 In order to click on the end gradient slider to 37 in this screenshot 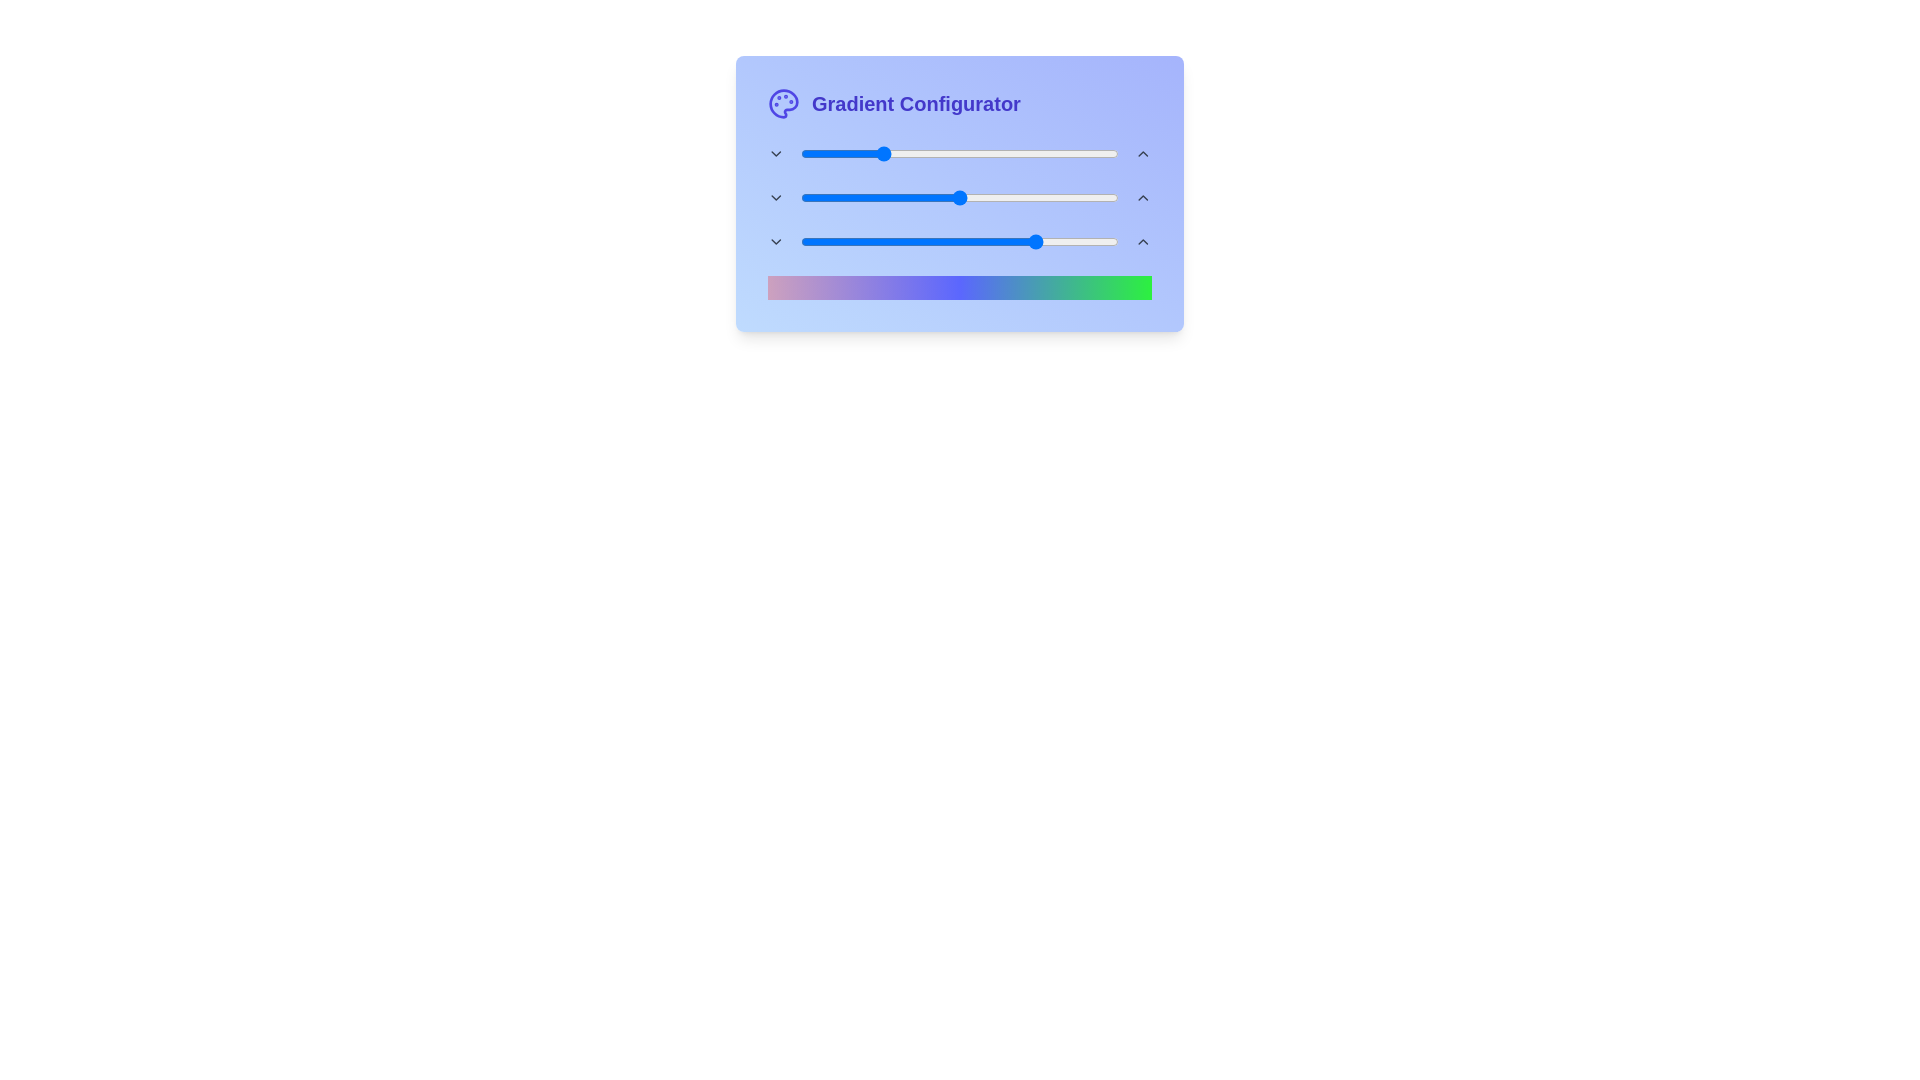, I will do `click(917, 241)`.